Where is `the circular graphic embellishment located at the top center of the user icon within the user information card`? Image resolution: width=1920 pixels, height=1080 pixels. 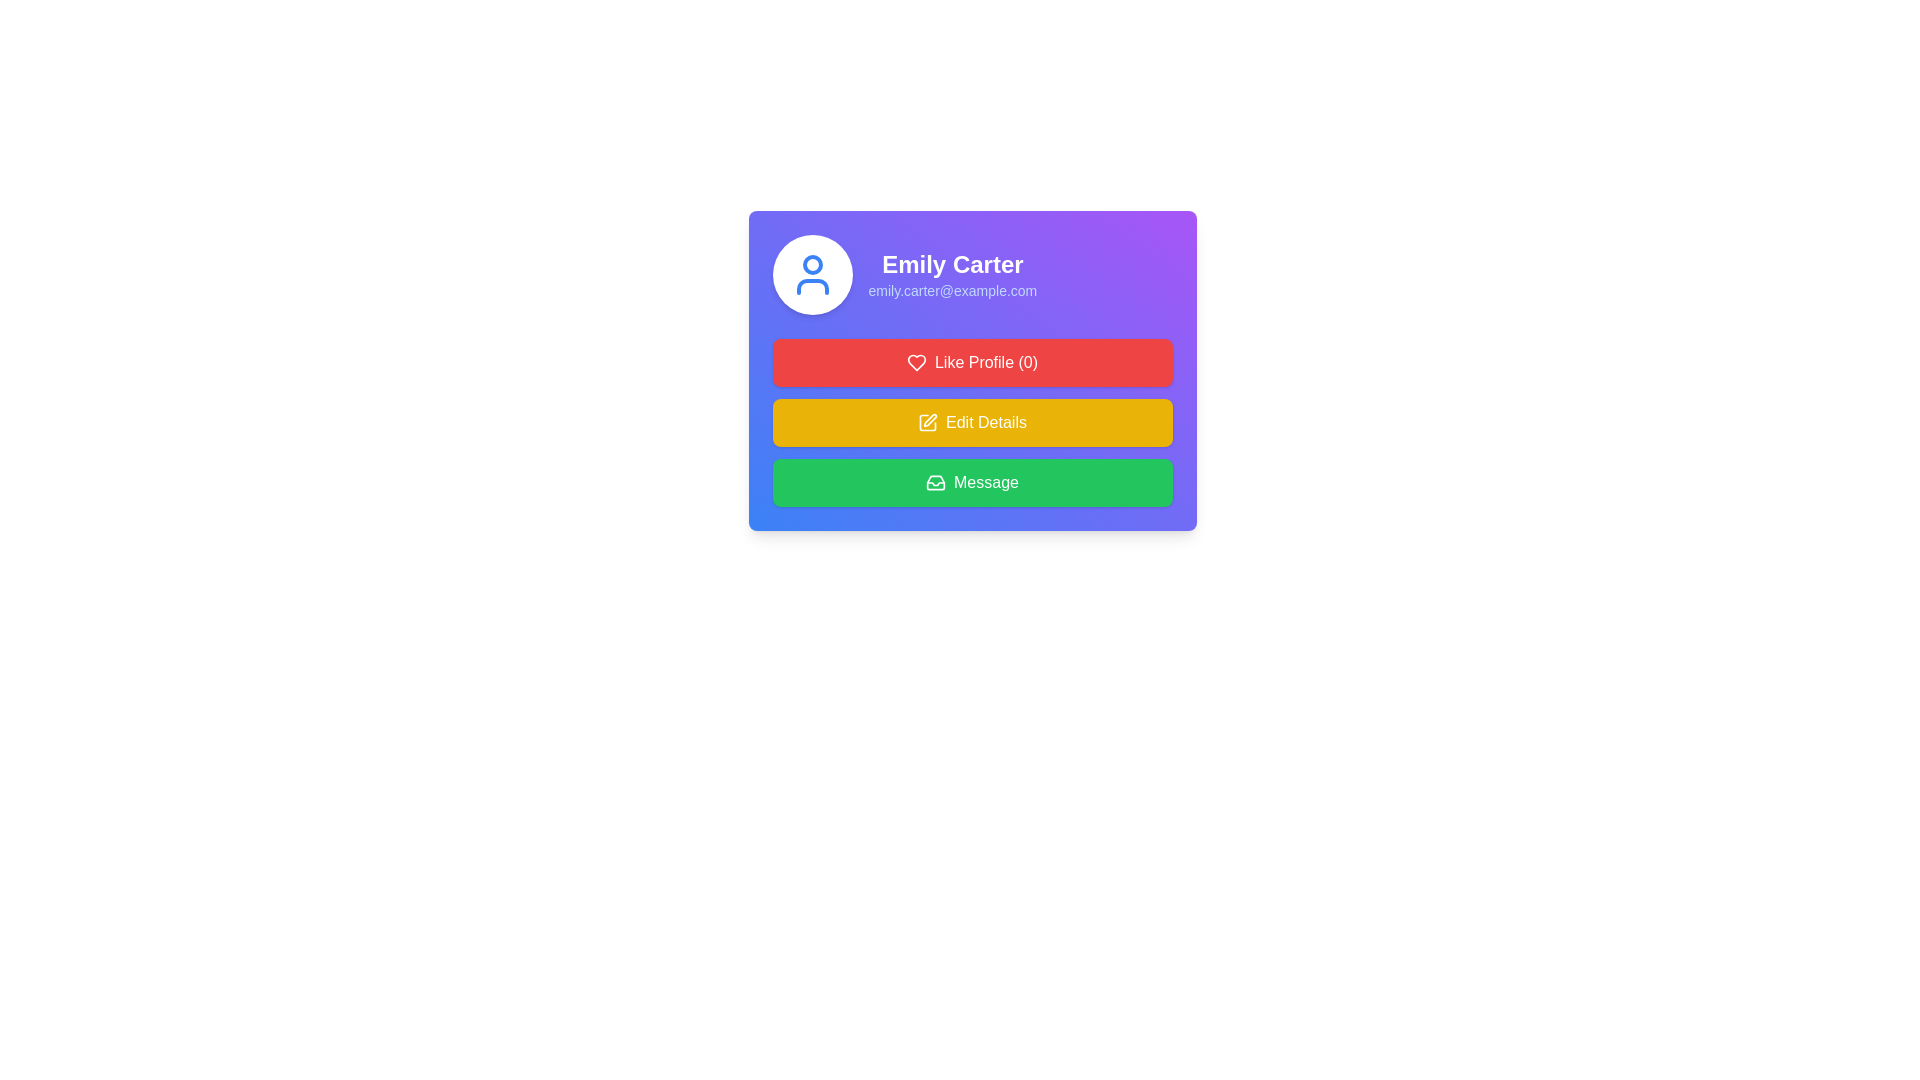
the circular graphic embellishment located at the top center of the user icon within the user information card is located at coordinates (812, 264).